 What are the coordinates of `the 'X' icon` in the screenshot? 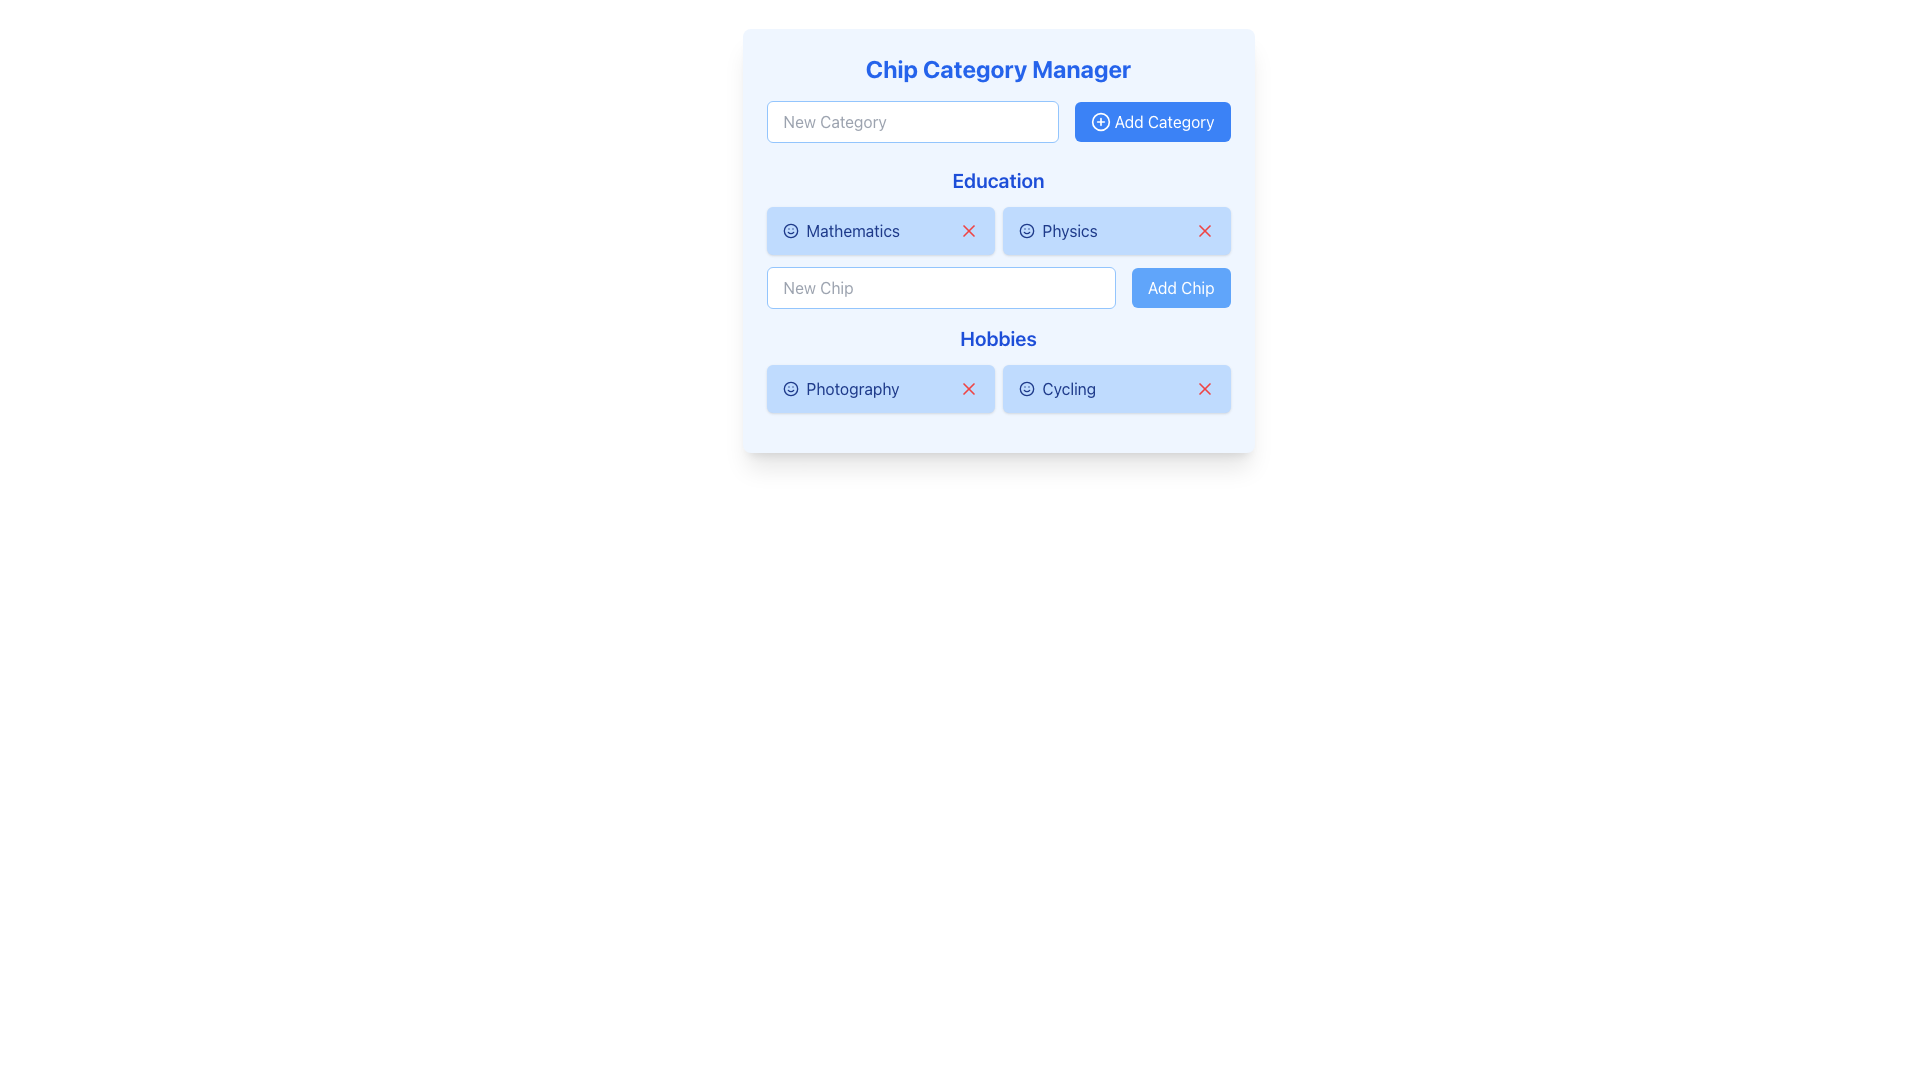 It's located at (1203, 230).